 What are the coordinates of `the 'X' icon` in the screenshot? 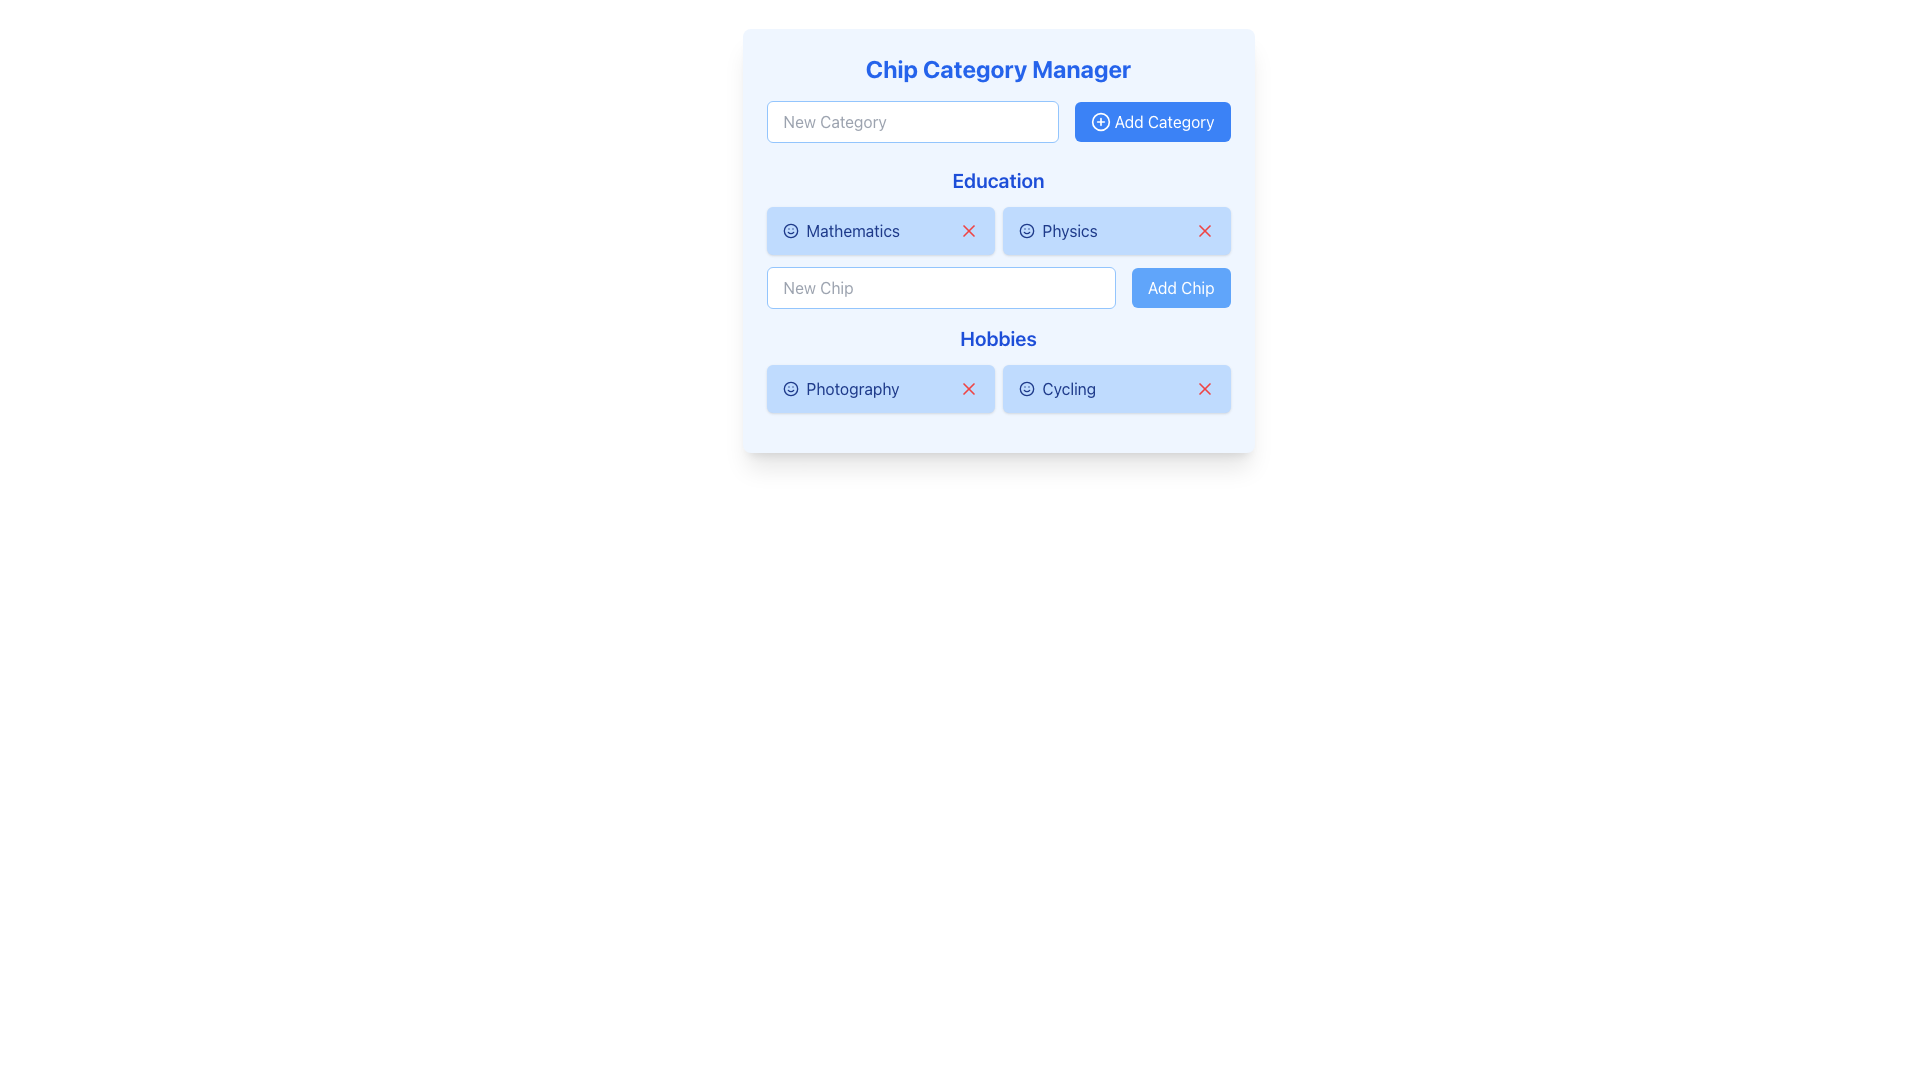 It's located at (1203, 230).